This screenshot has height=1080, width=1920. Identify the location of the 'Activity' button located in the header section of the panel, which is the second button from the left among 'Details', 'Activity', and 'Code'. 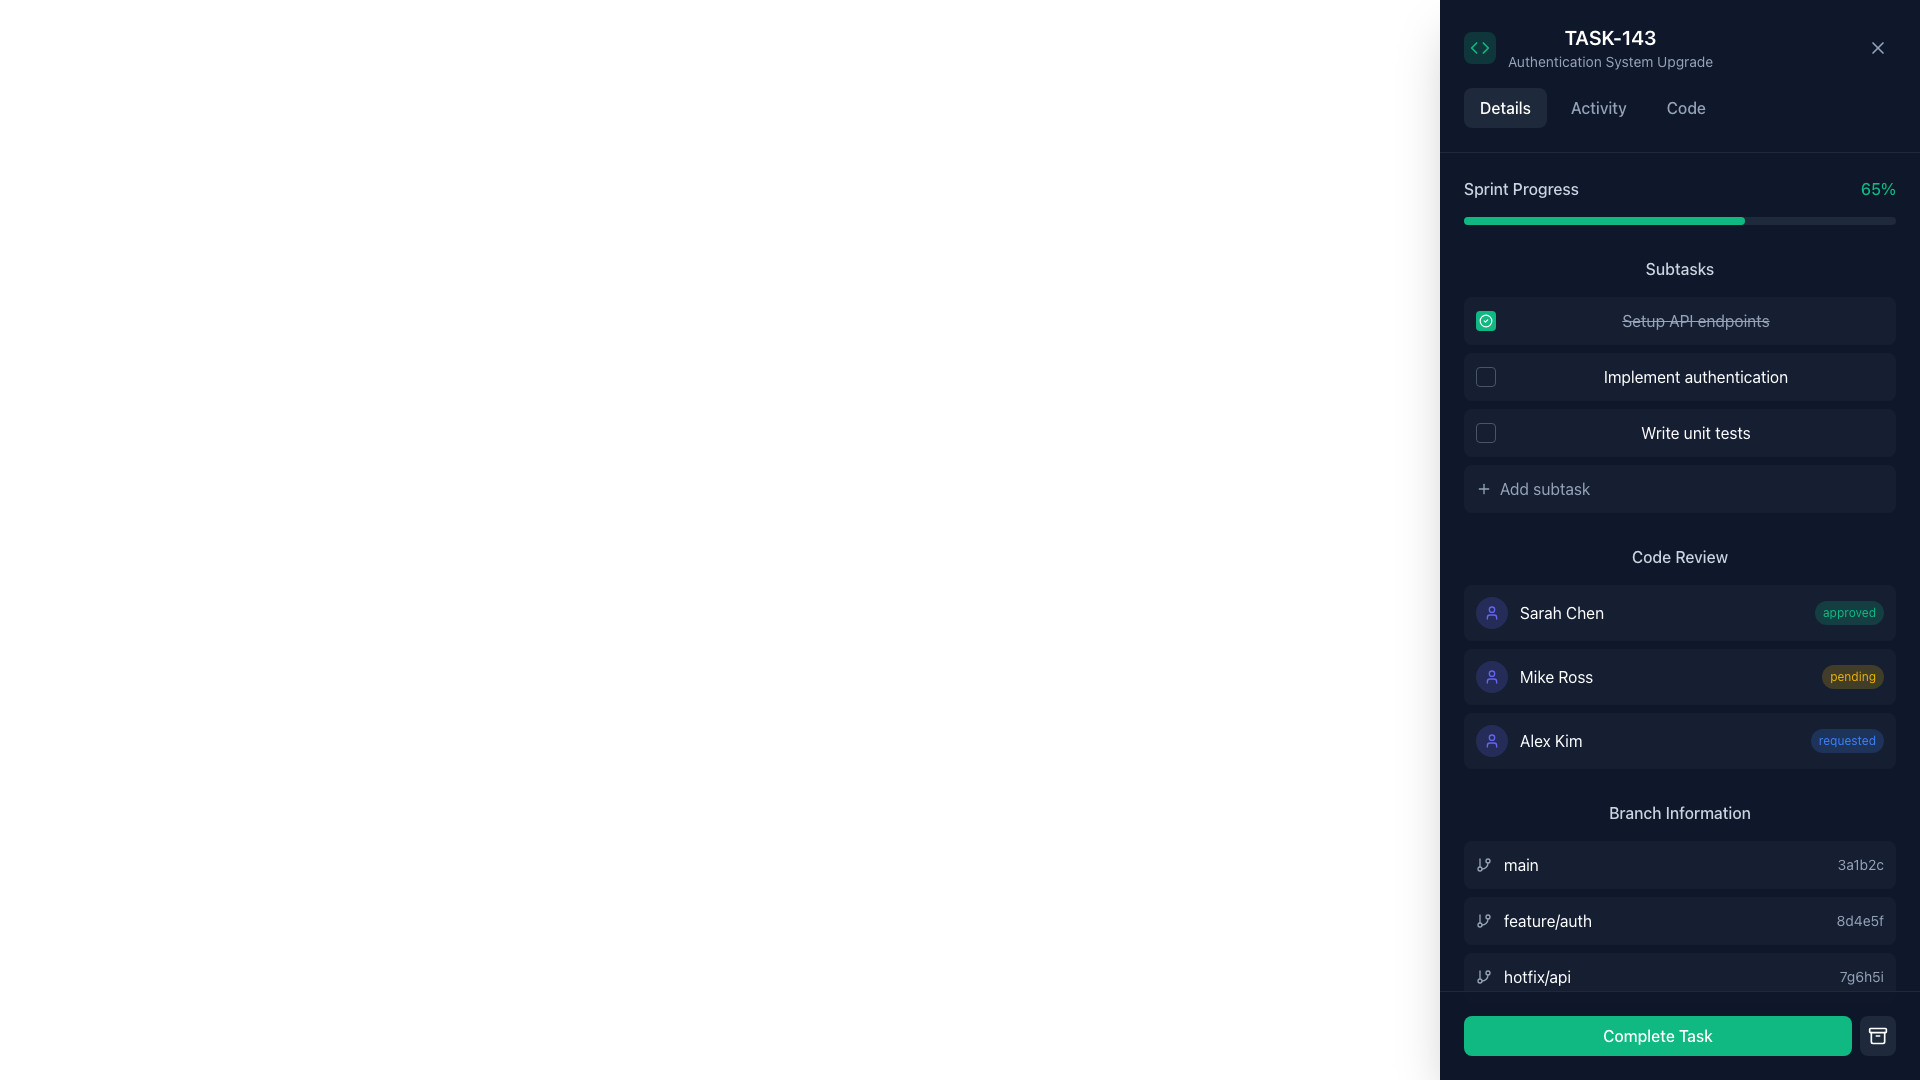
(1597, 108).